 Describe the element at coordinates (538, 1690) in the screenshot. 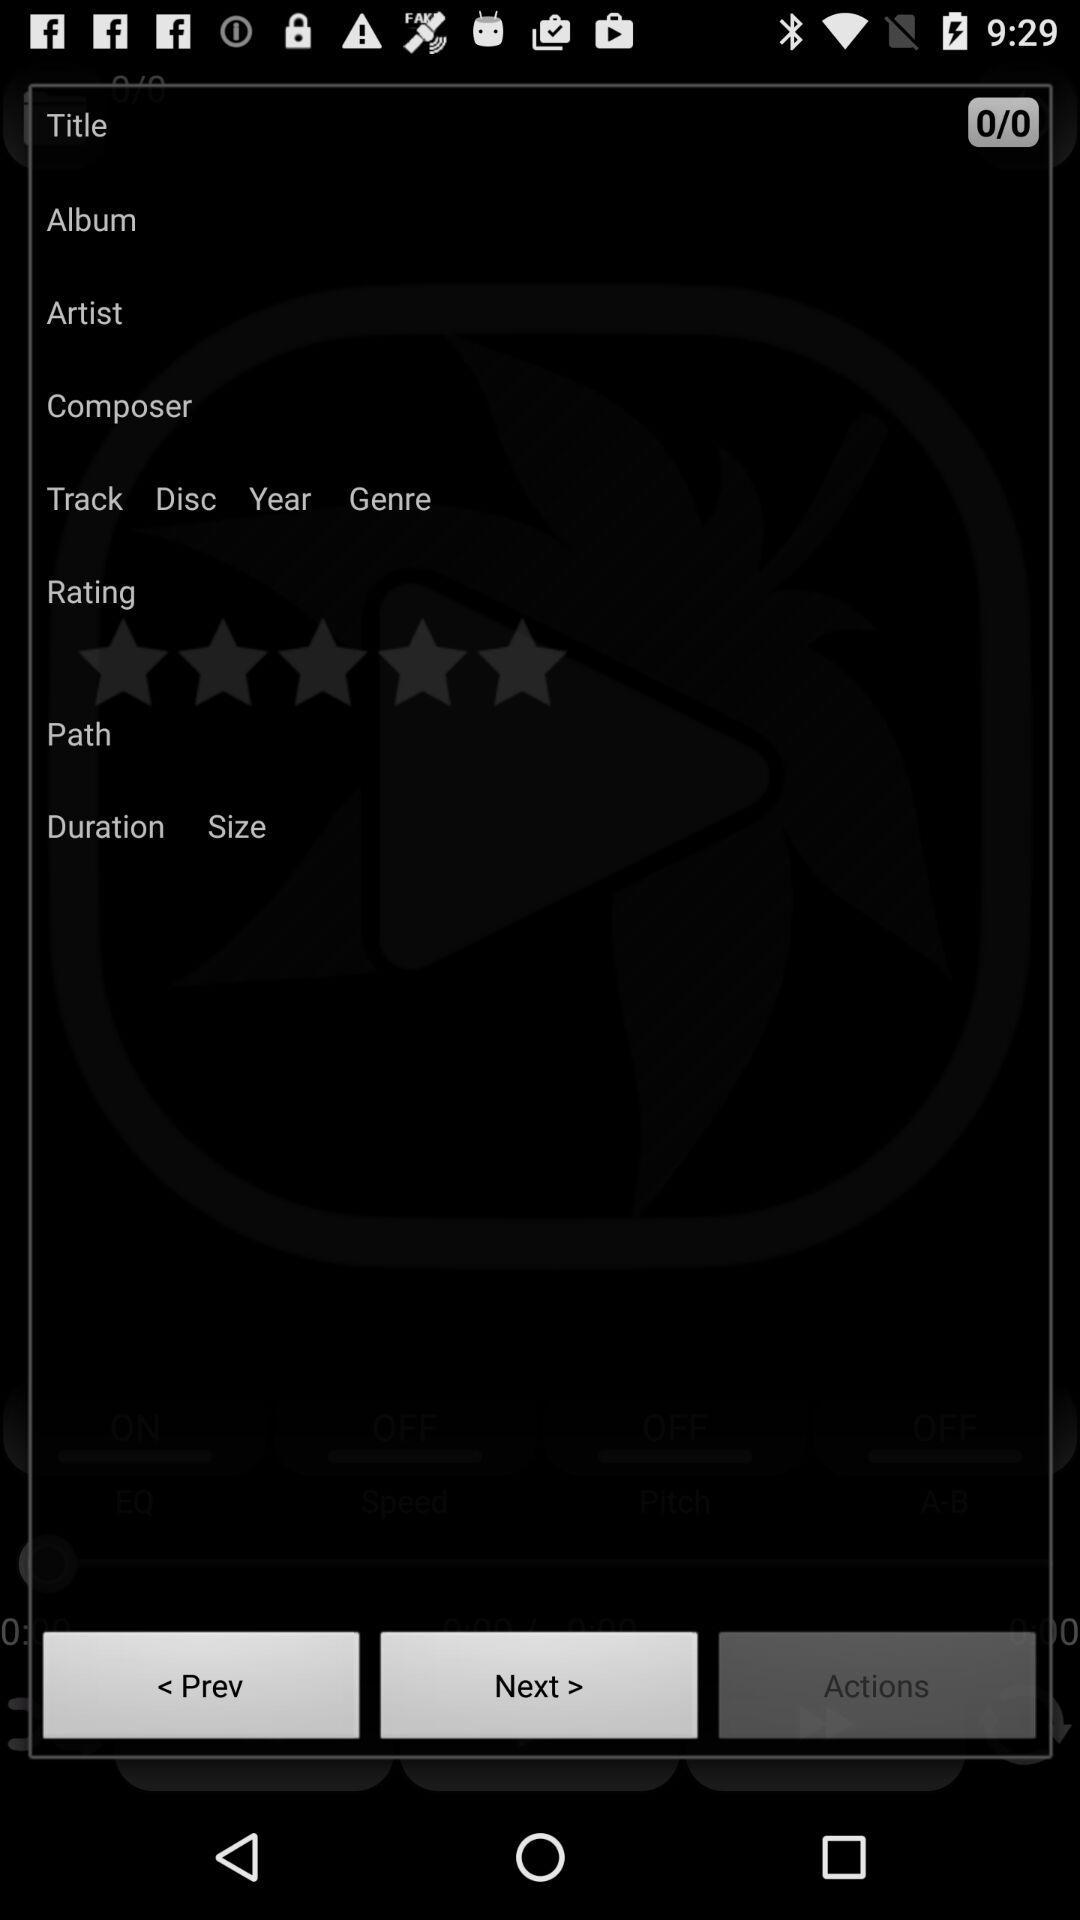

I see `icon to the right of < prev button` at that location.